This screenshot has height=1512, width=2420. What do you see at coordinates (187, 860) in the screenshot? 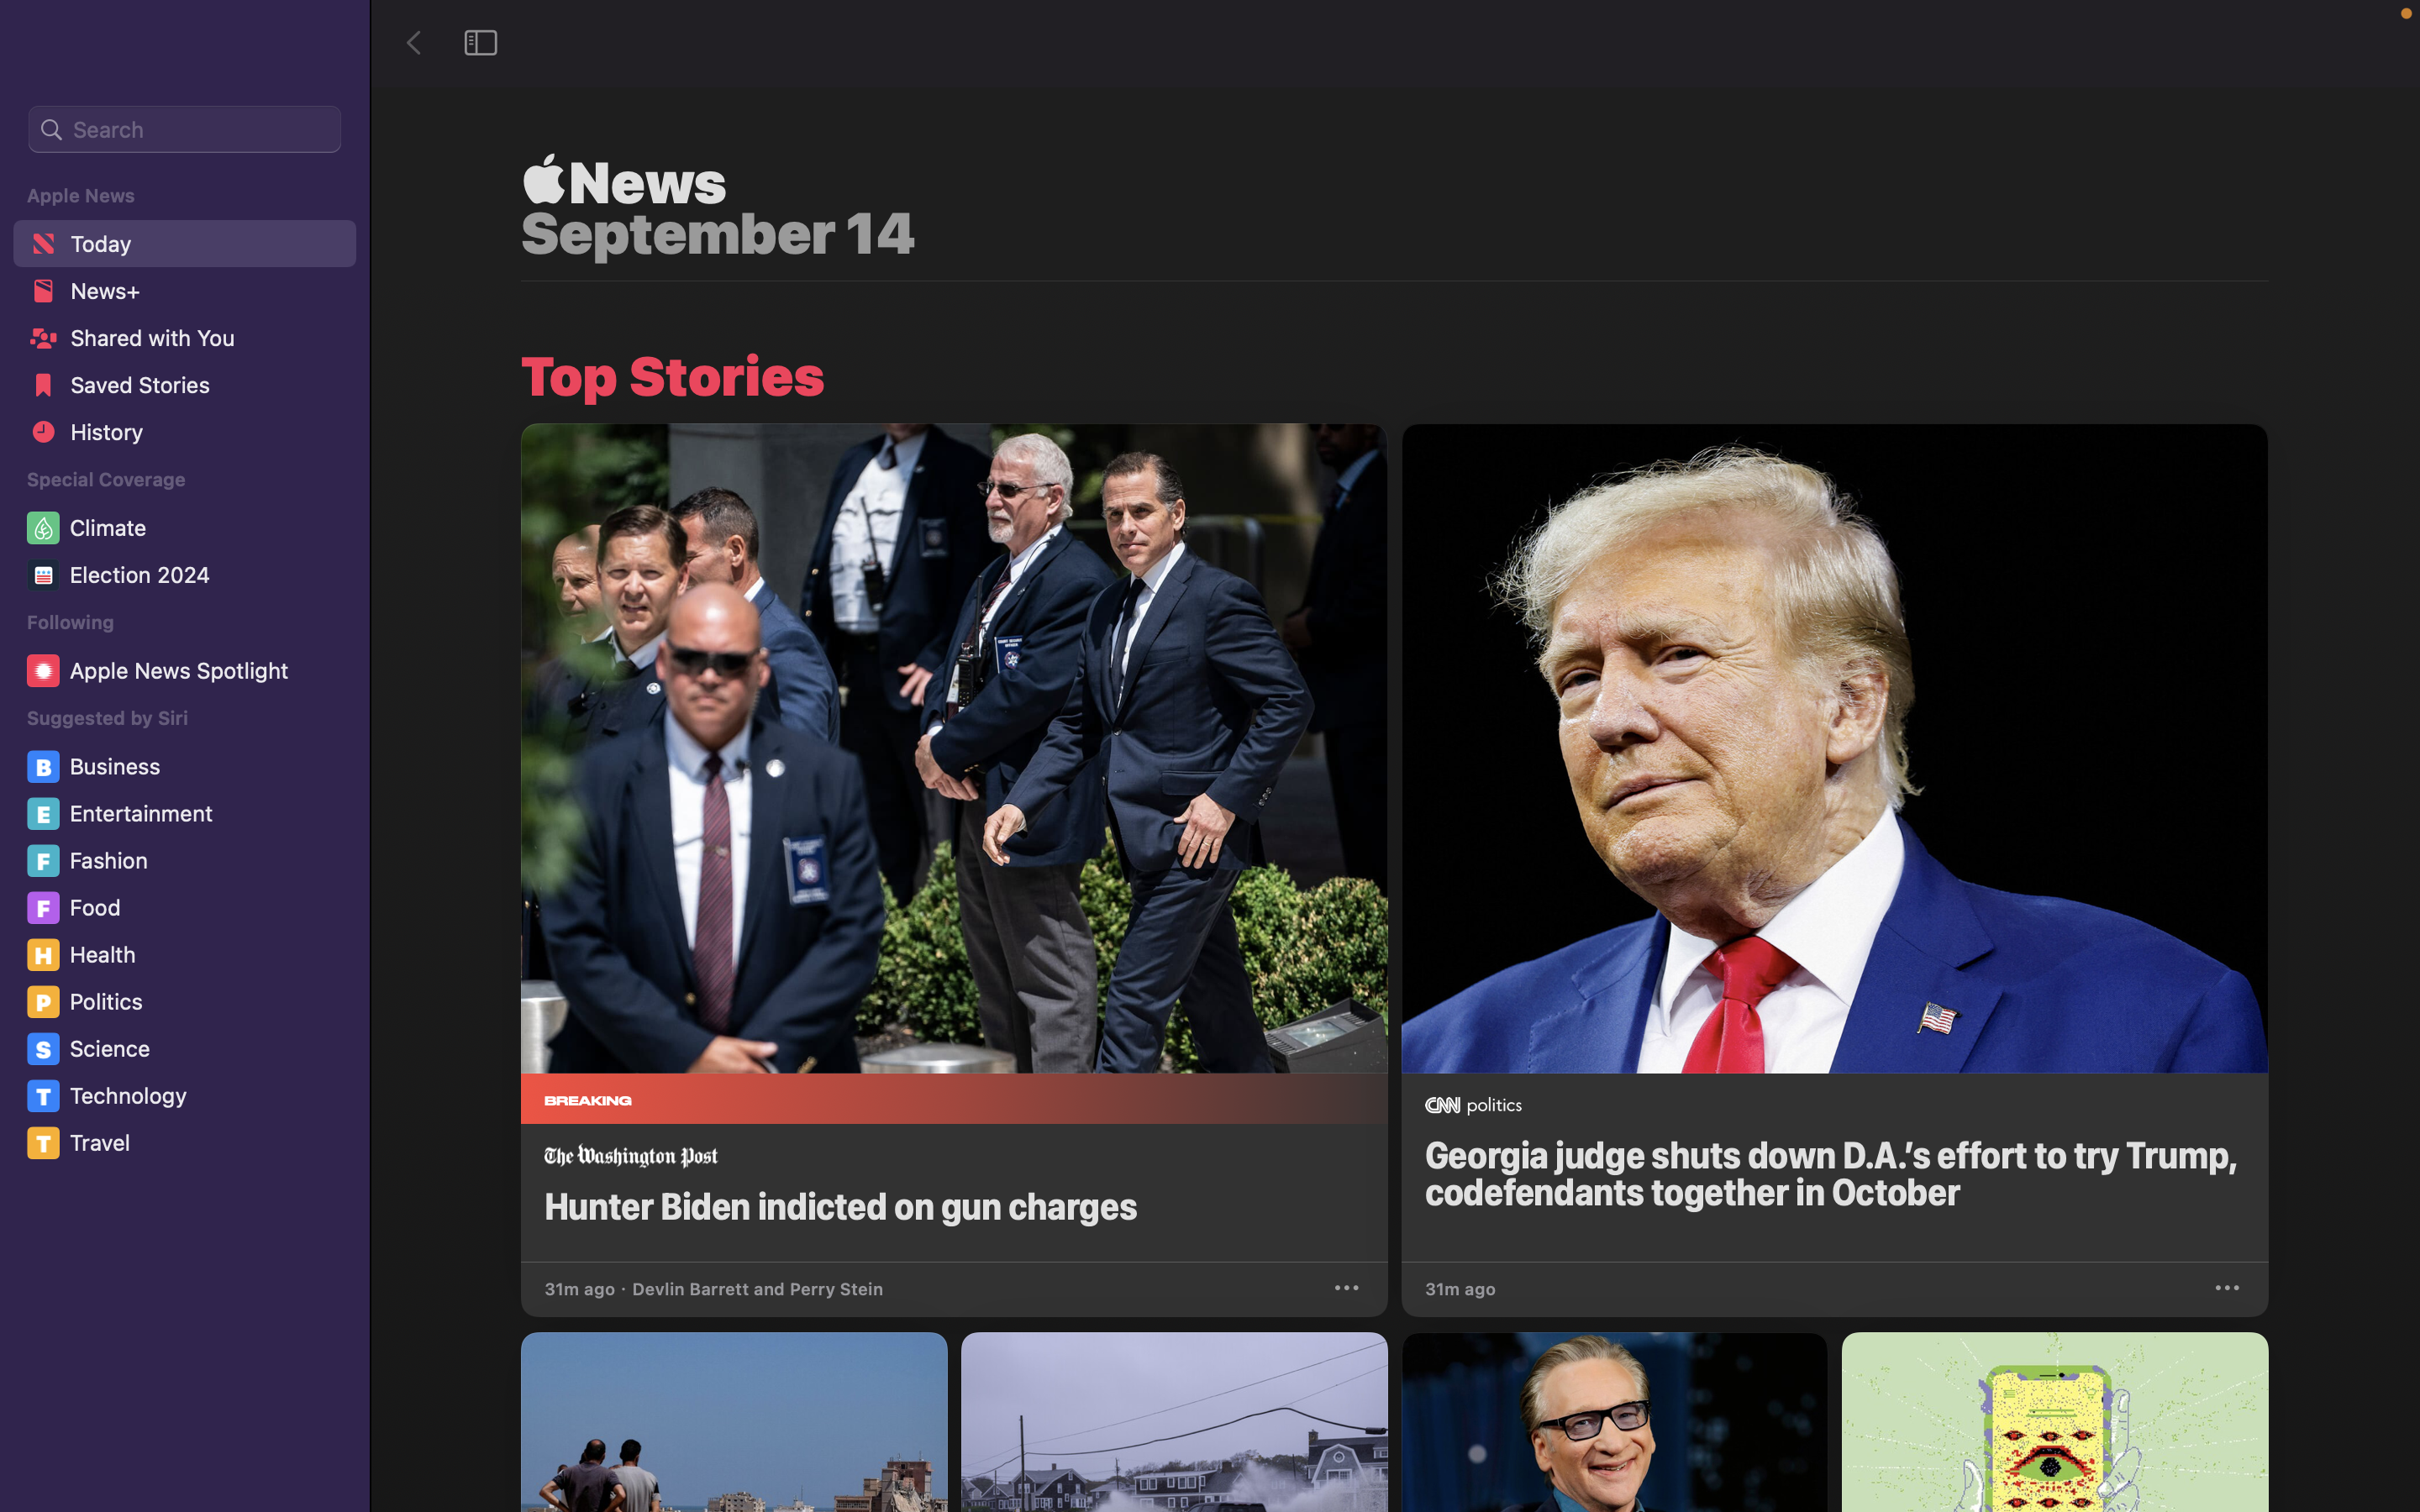
I see `the "Fashion" option` at bounding box center [187, 860].